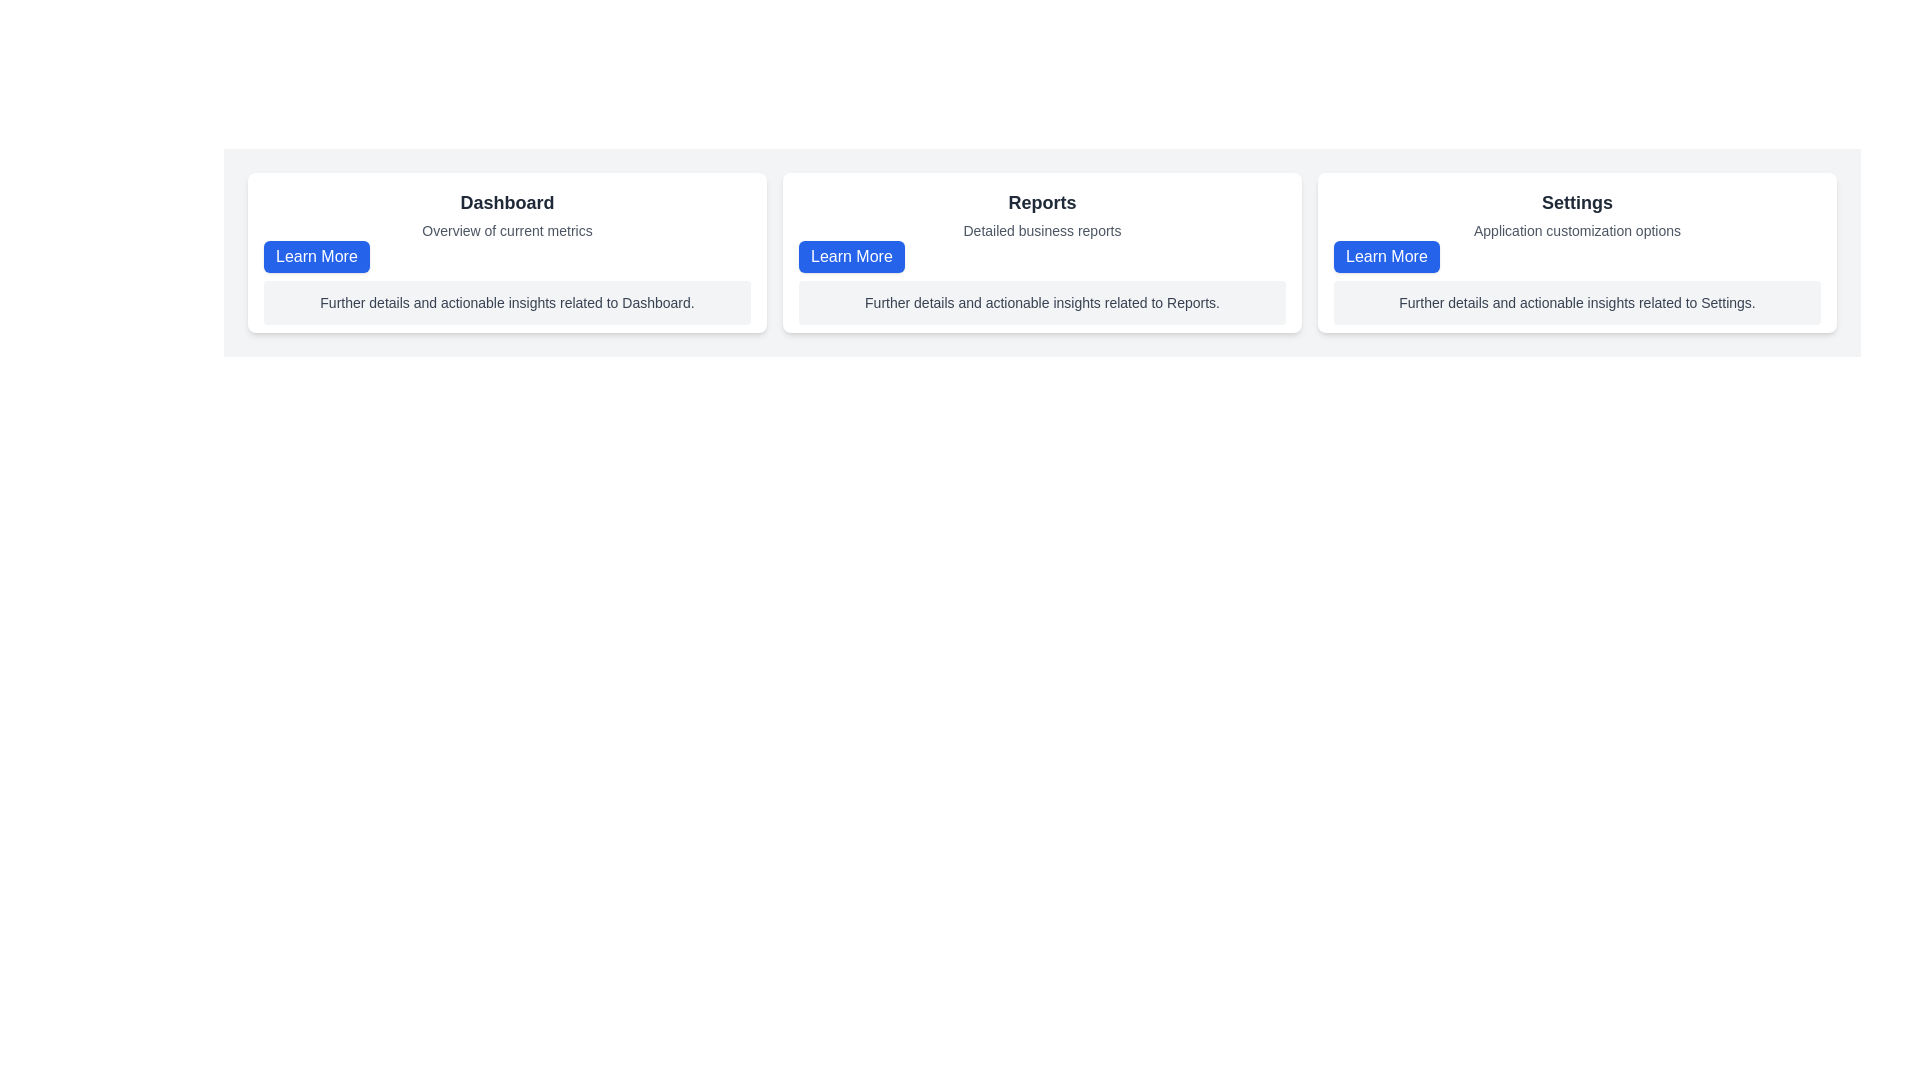 This screenshot has height=1080, width=1920. I want to click on the 'Learn More' button with a blue background and white text, located at the bottom-left section of the 'Settings' card, which is the third in a horizontal sequence of three cards, so click(1385, 256).